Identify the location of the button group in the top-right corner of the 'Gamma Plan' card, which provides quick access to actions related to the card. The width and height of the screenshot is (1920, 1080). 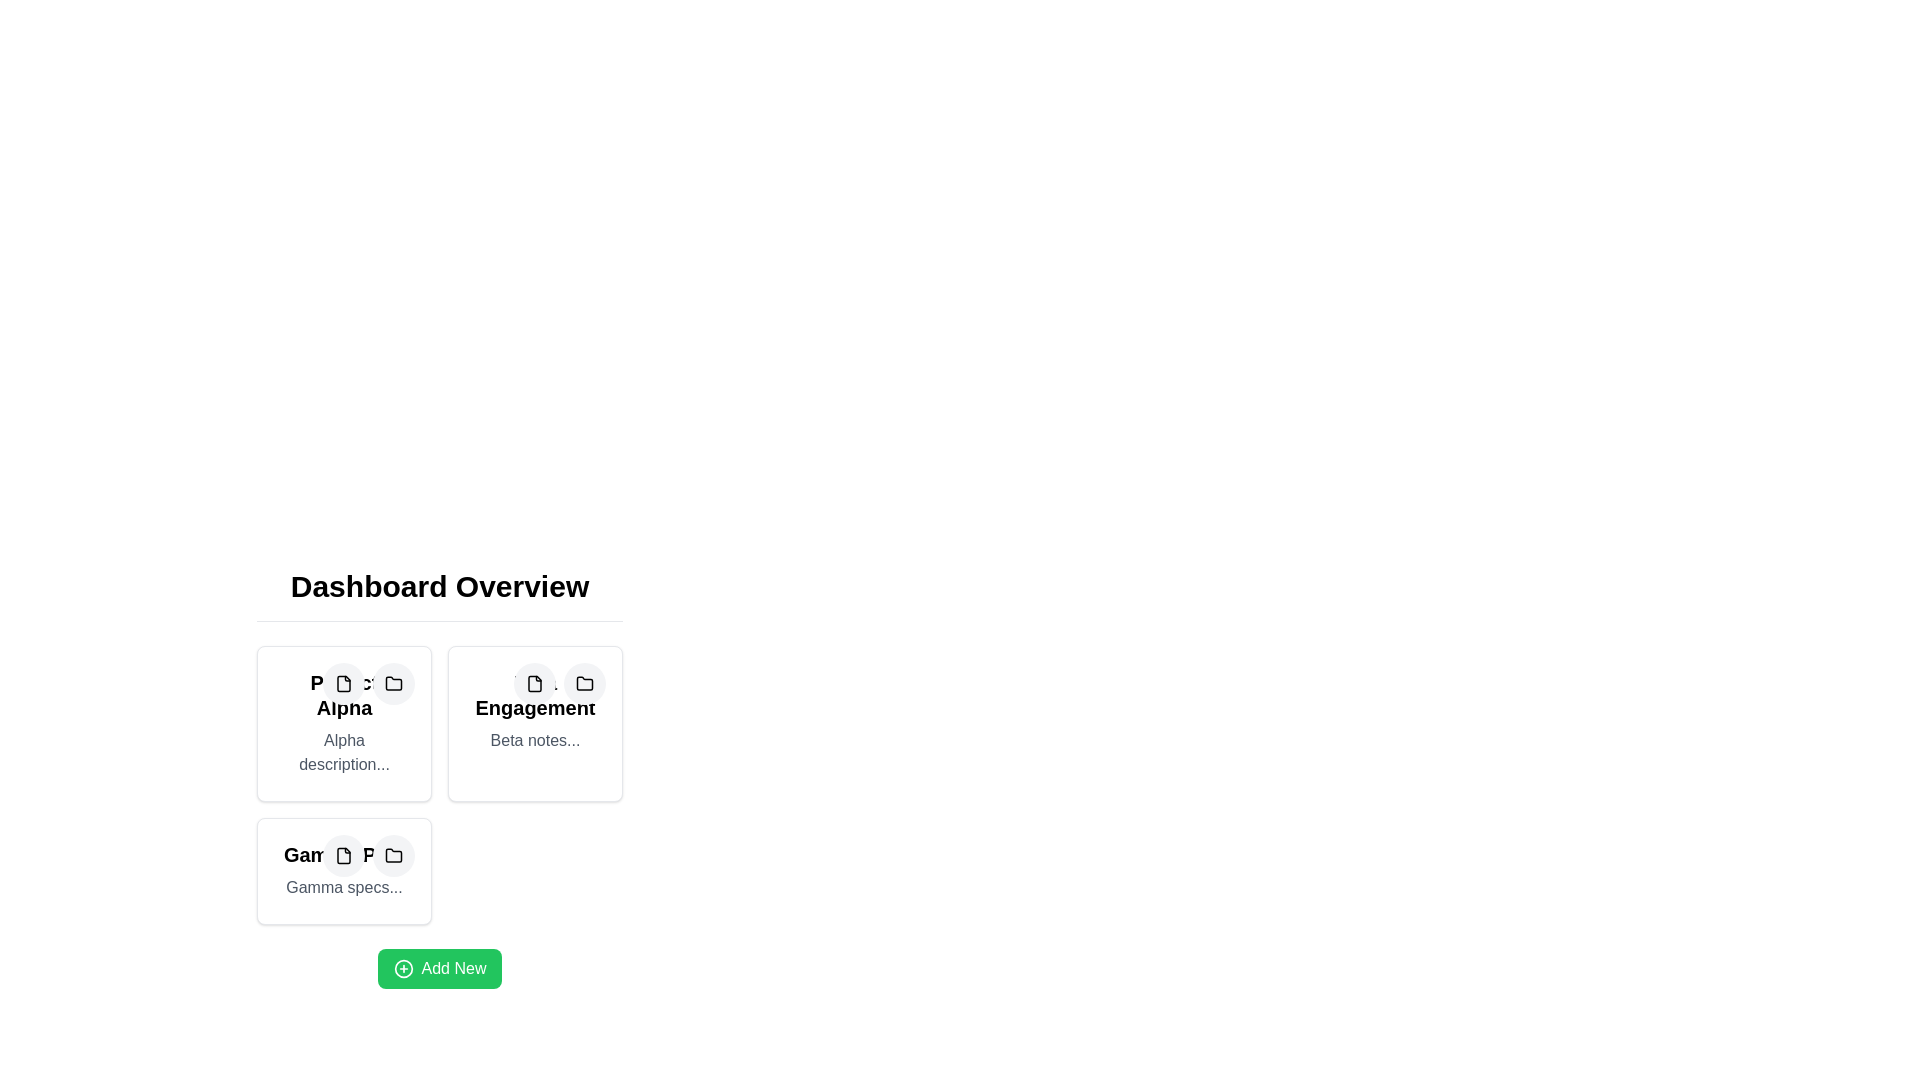
(369, 855).